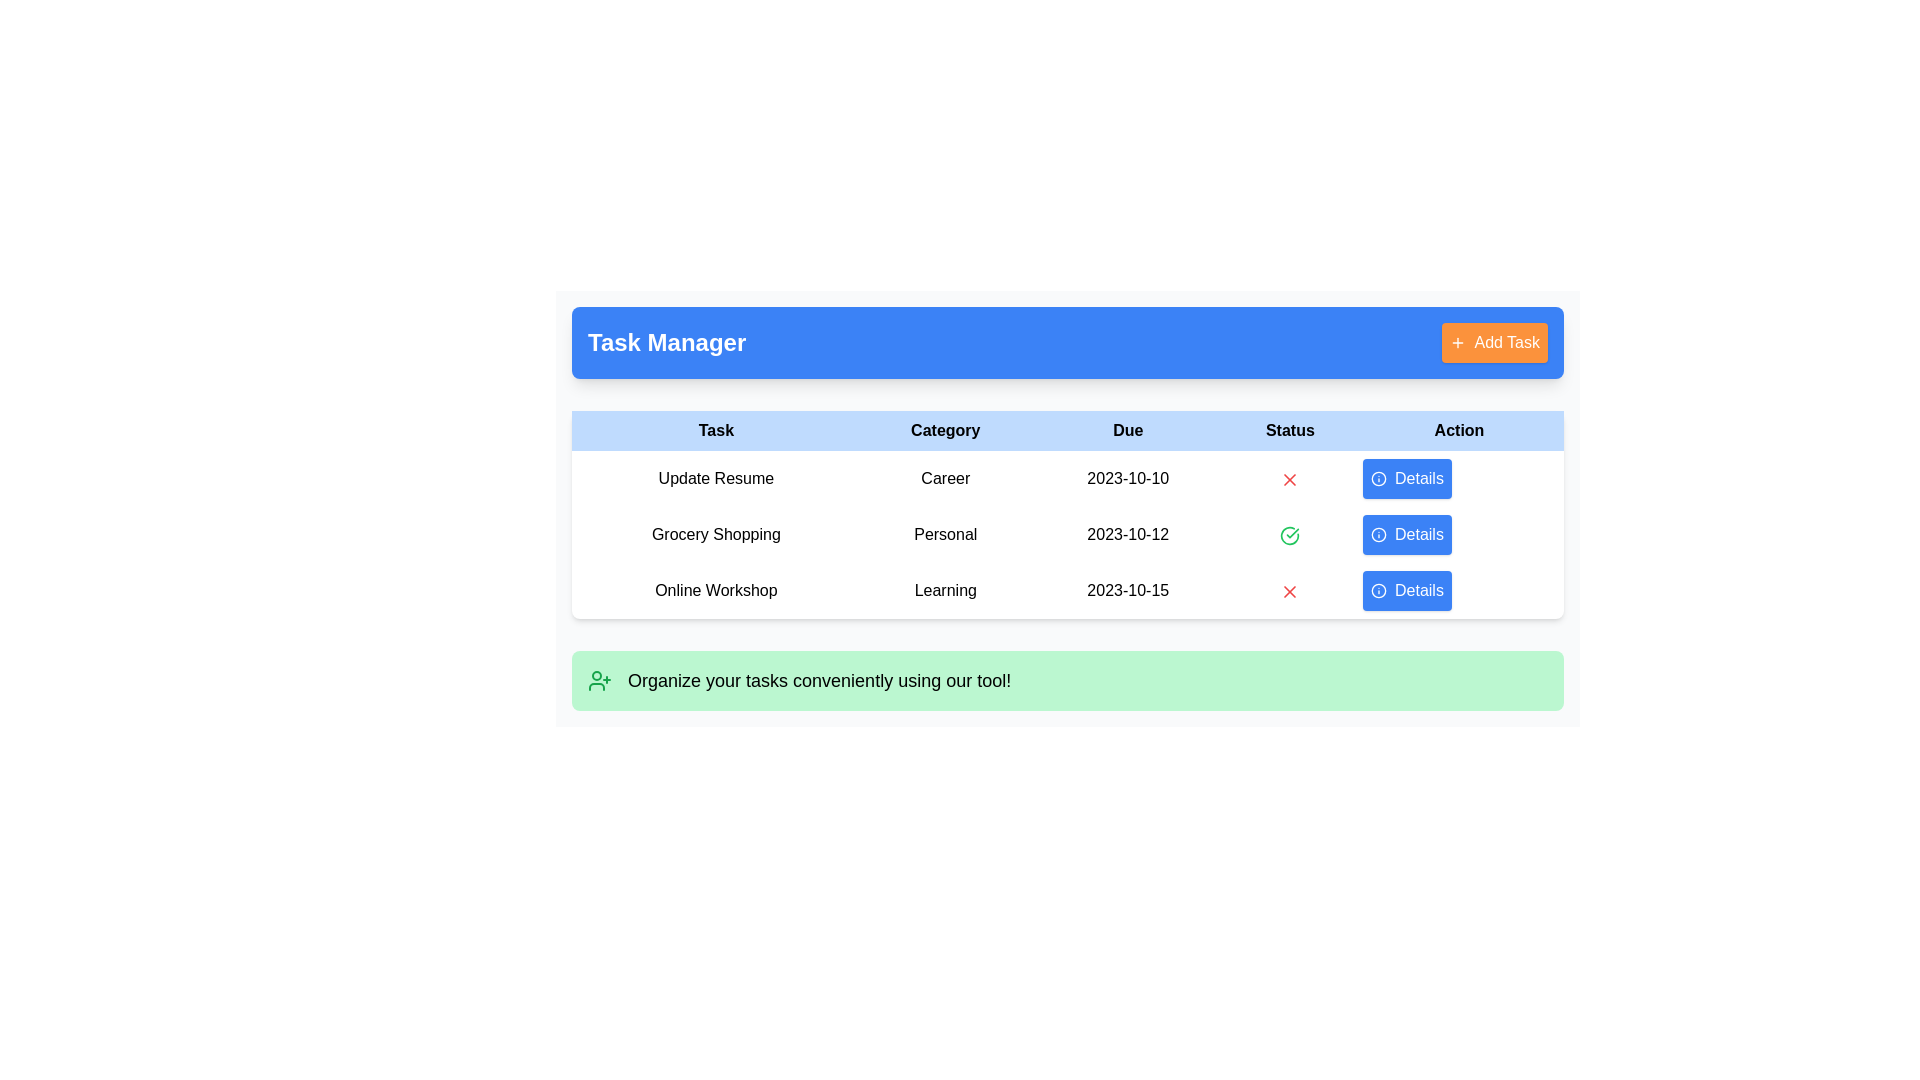  What do you see at coordinates (716, 478) in the screenshot?
I see `text of the 'Update Resume' label, which is displayed in black text as the first item under the 'Task' column` at bounding box center [716, 478].